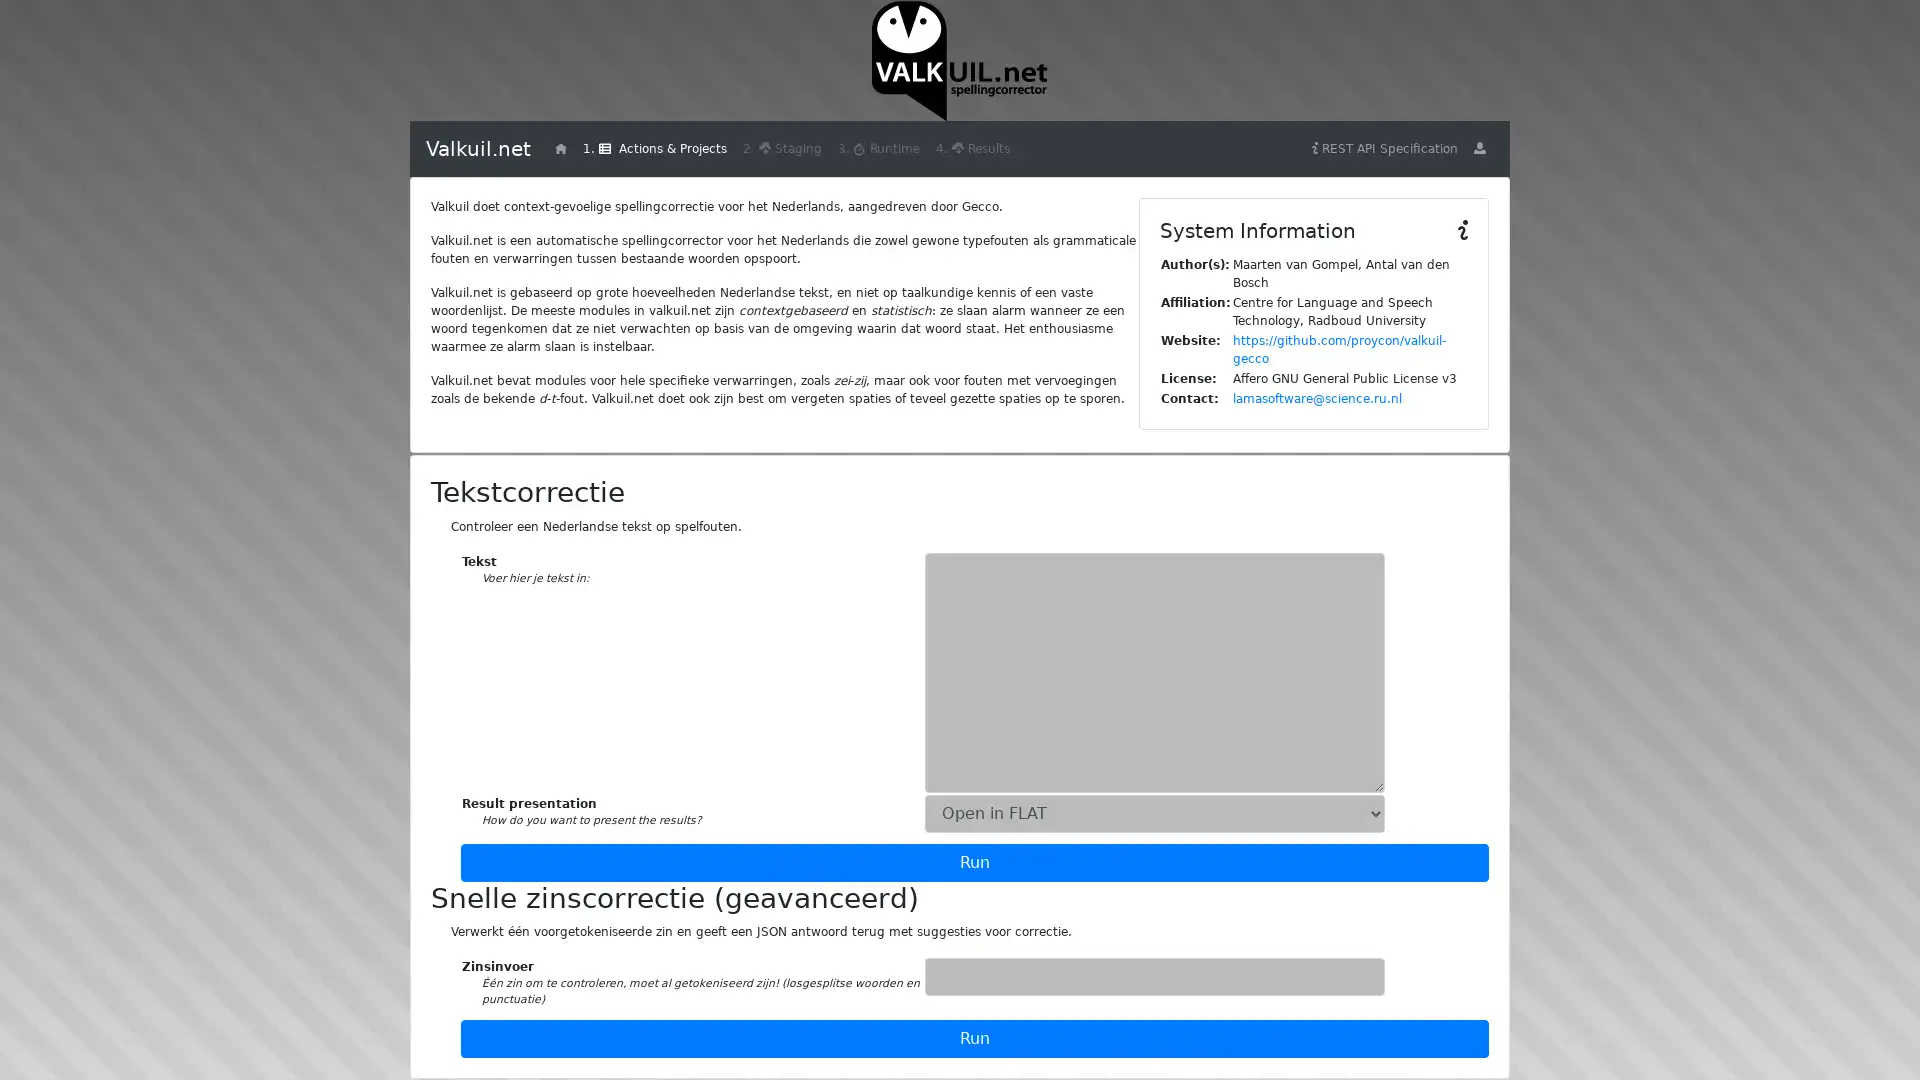 This screenshot has width=1920, height=1080. What do you see at coordinates (974, 860) in the screenshot?
I see `Run` at bounding box center [974, 860].